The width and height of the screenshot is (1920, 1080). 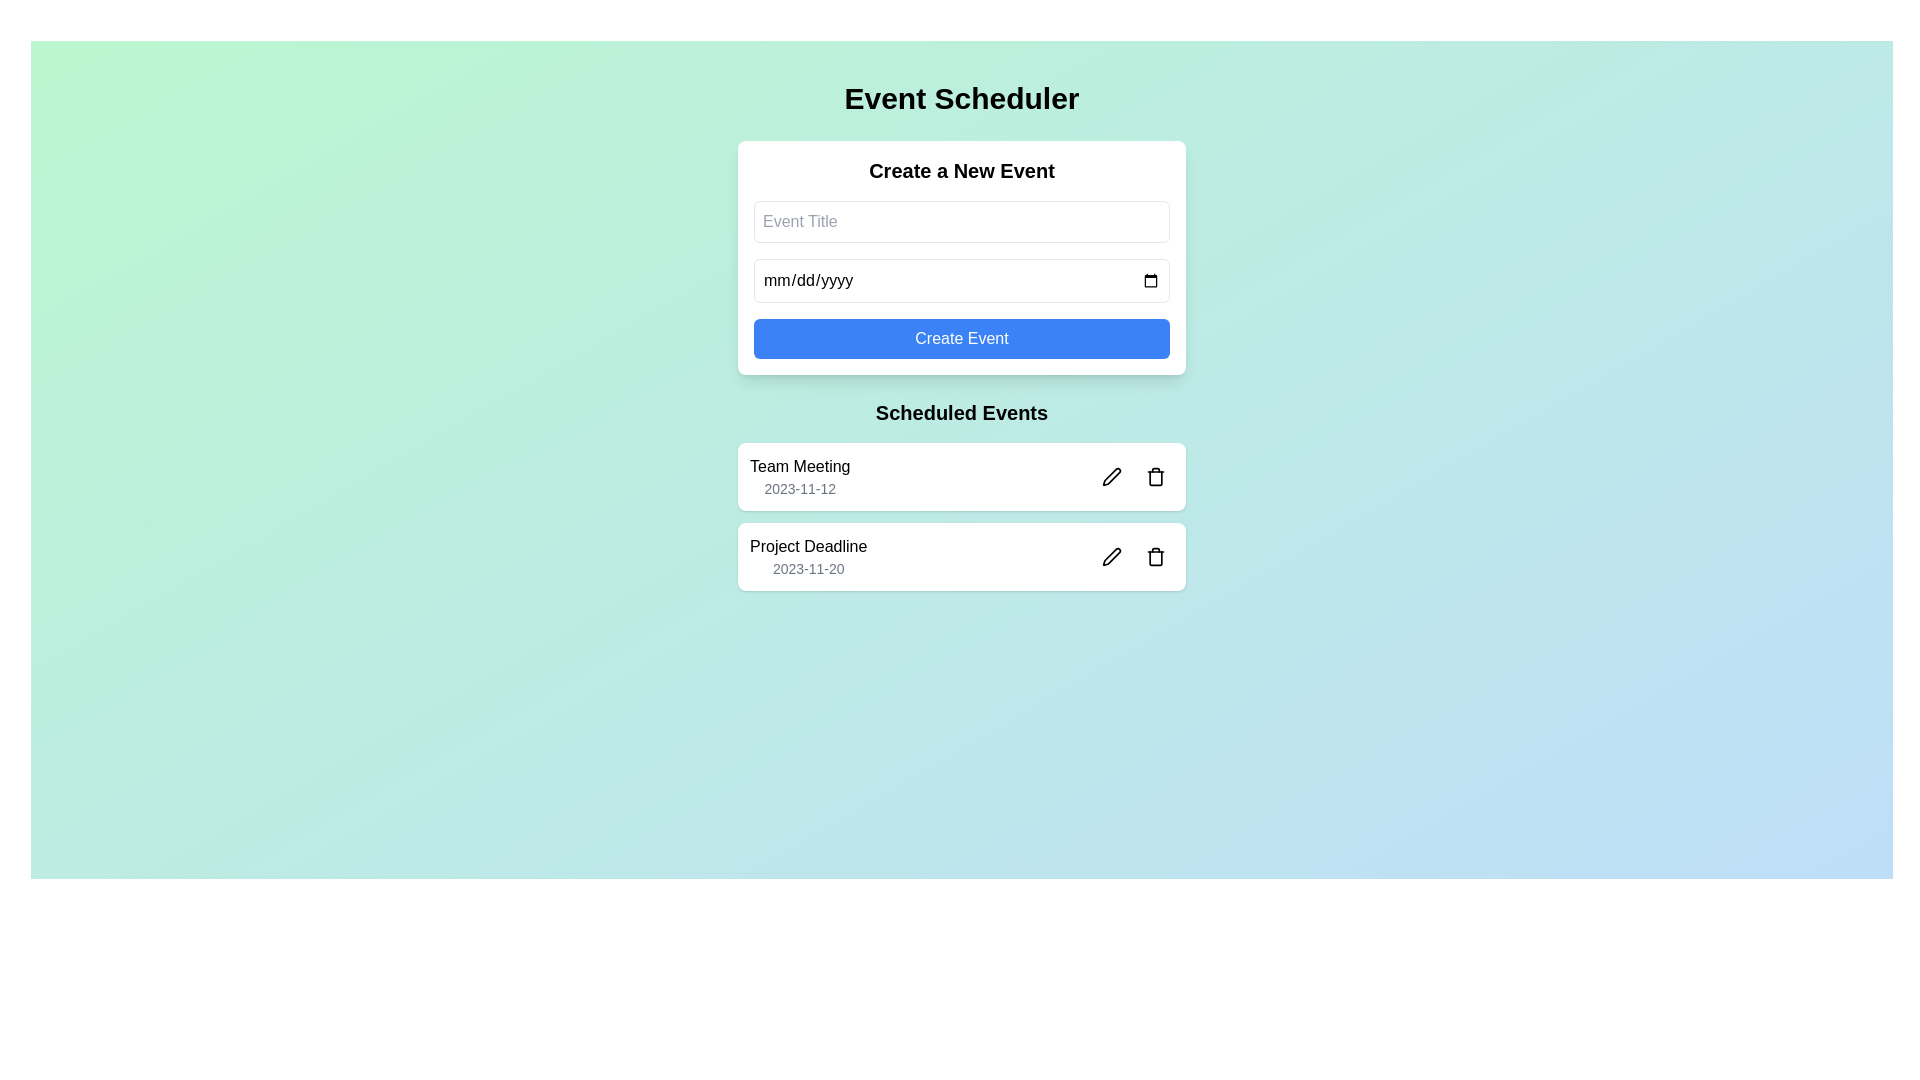 I want to click on the first interactive edit icon for the 'Team Meeting' event located in the 'Scheduled Events' section, so click(x=1111, y=477).